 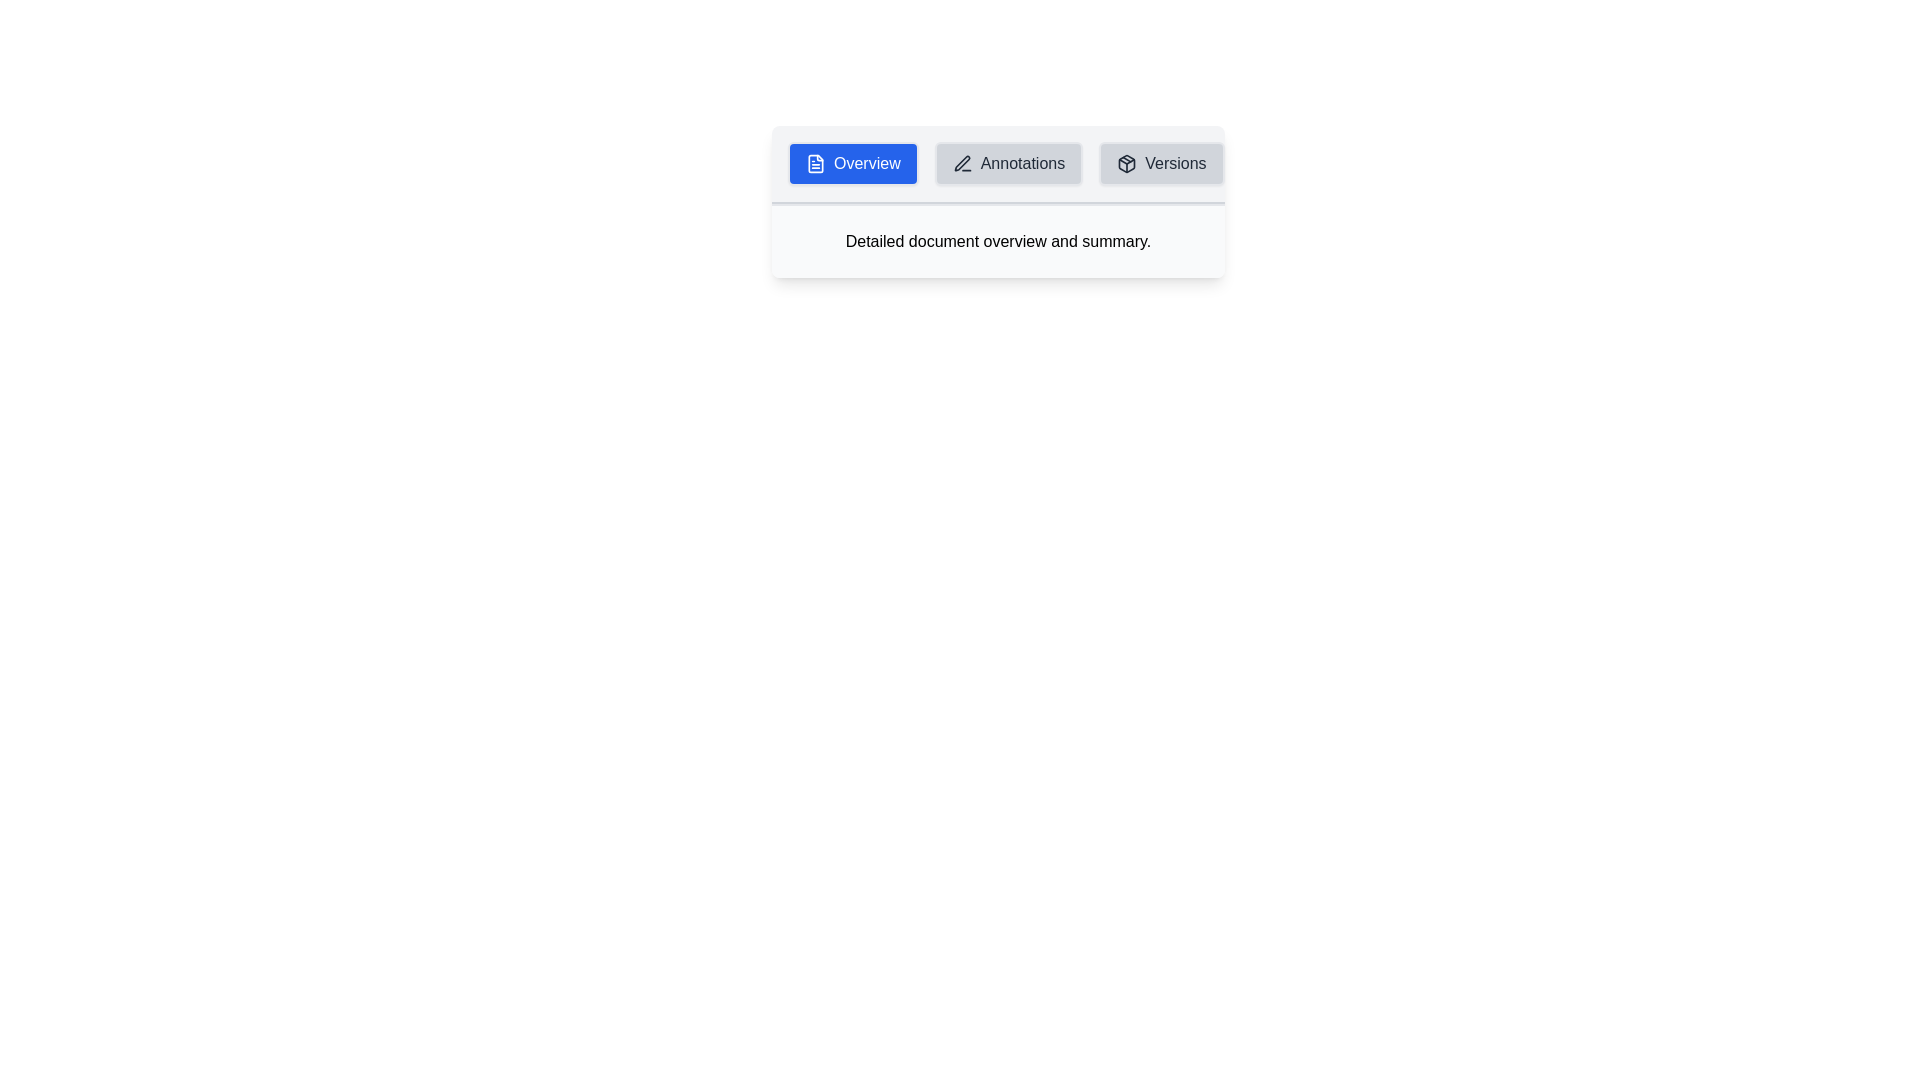 I want to click on the Overview tab by clicking on it, so click(x=853, y=163).